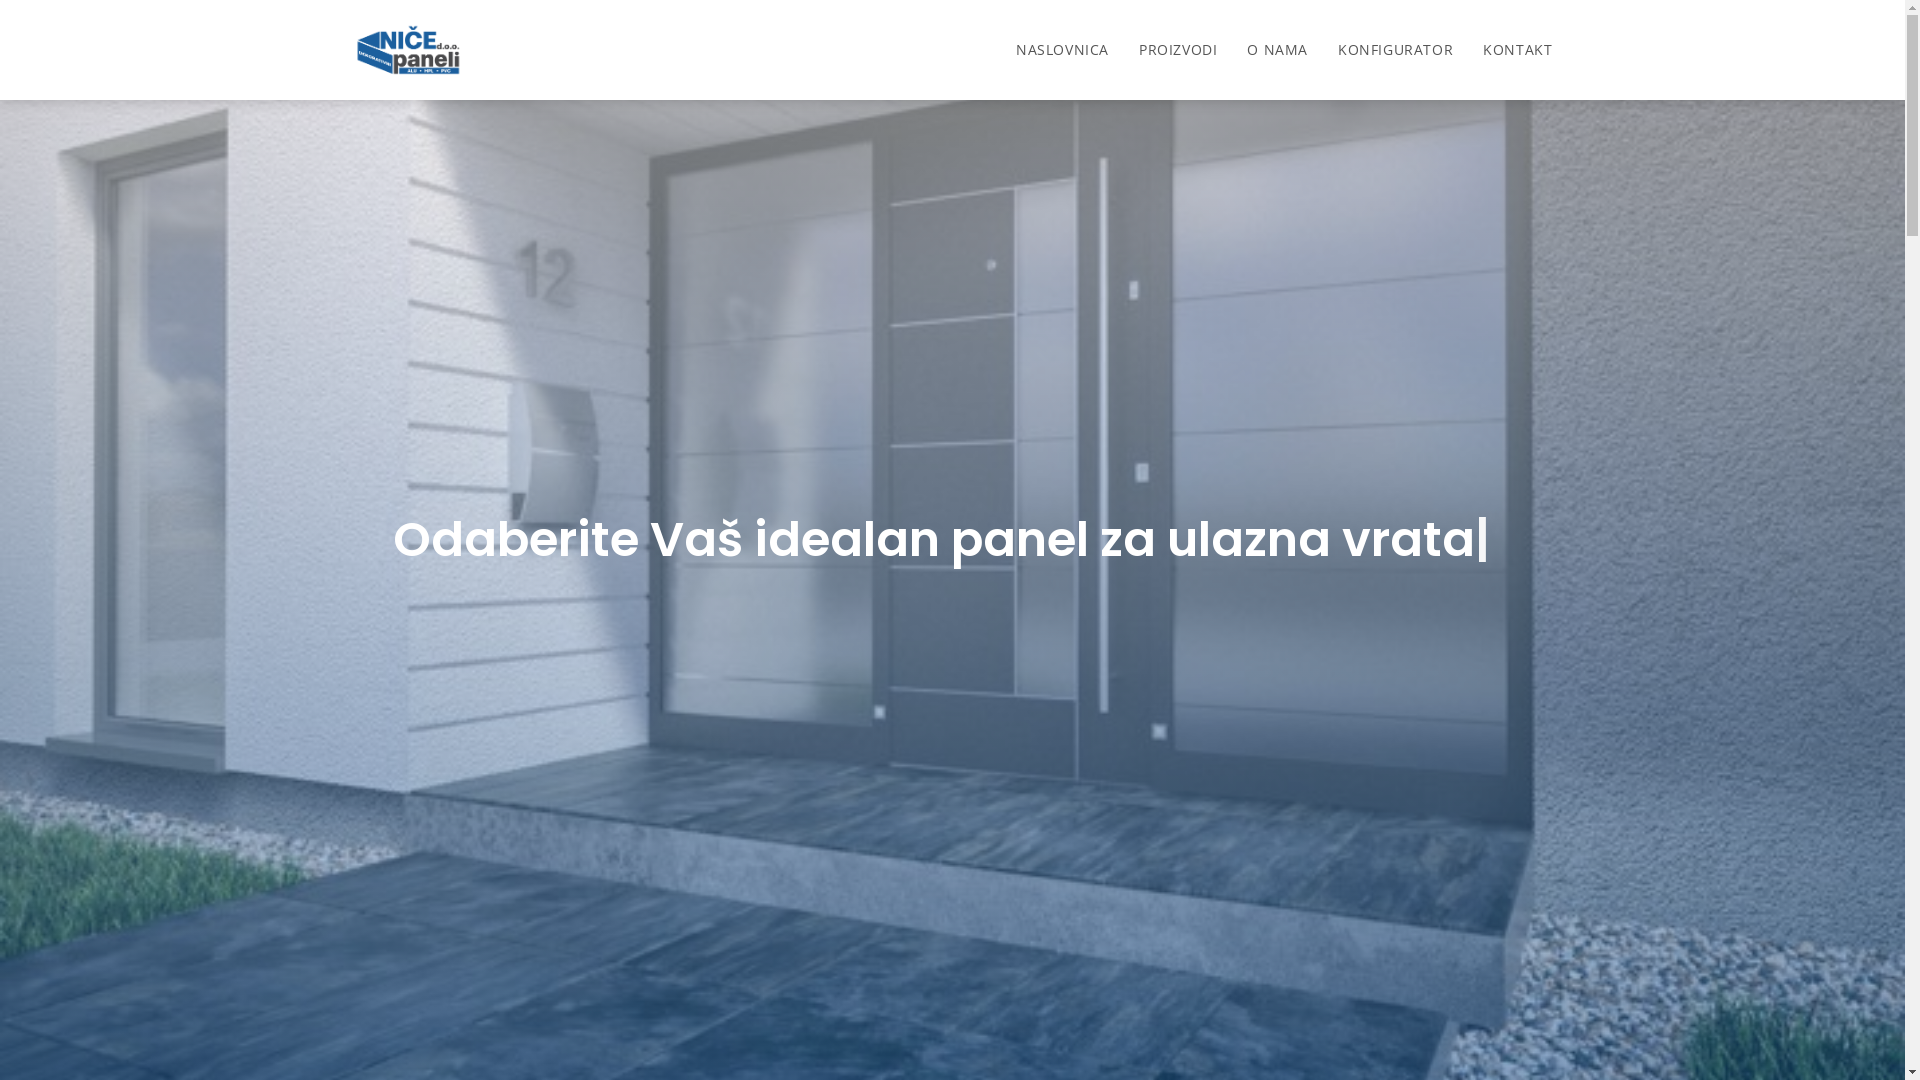 The height and width of the screenshot is (1080, 1920). I want to click on 'NASLOVNICA', so click(1061, 49).